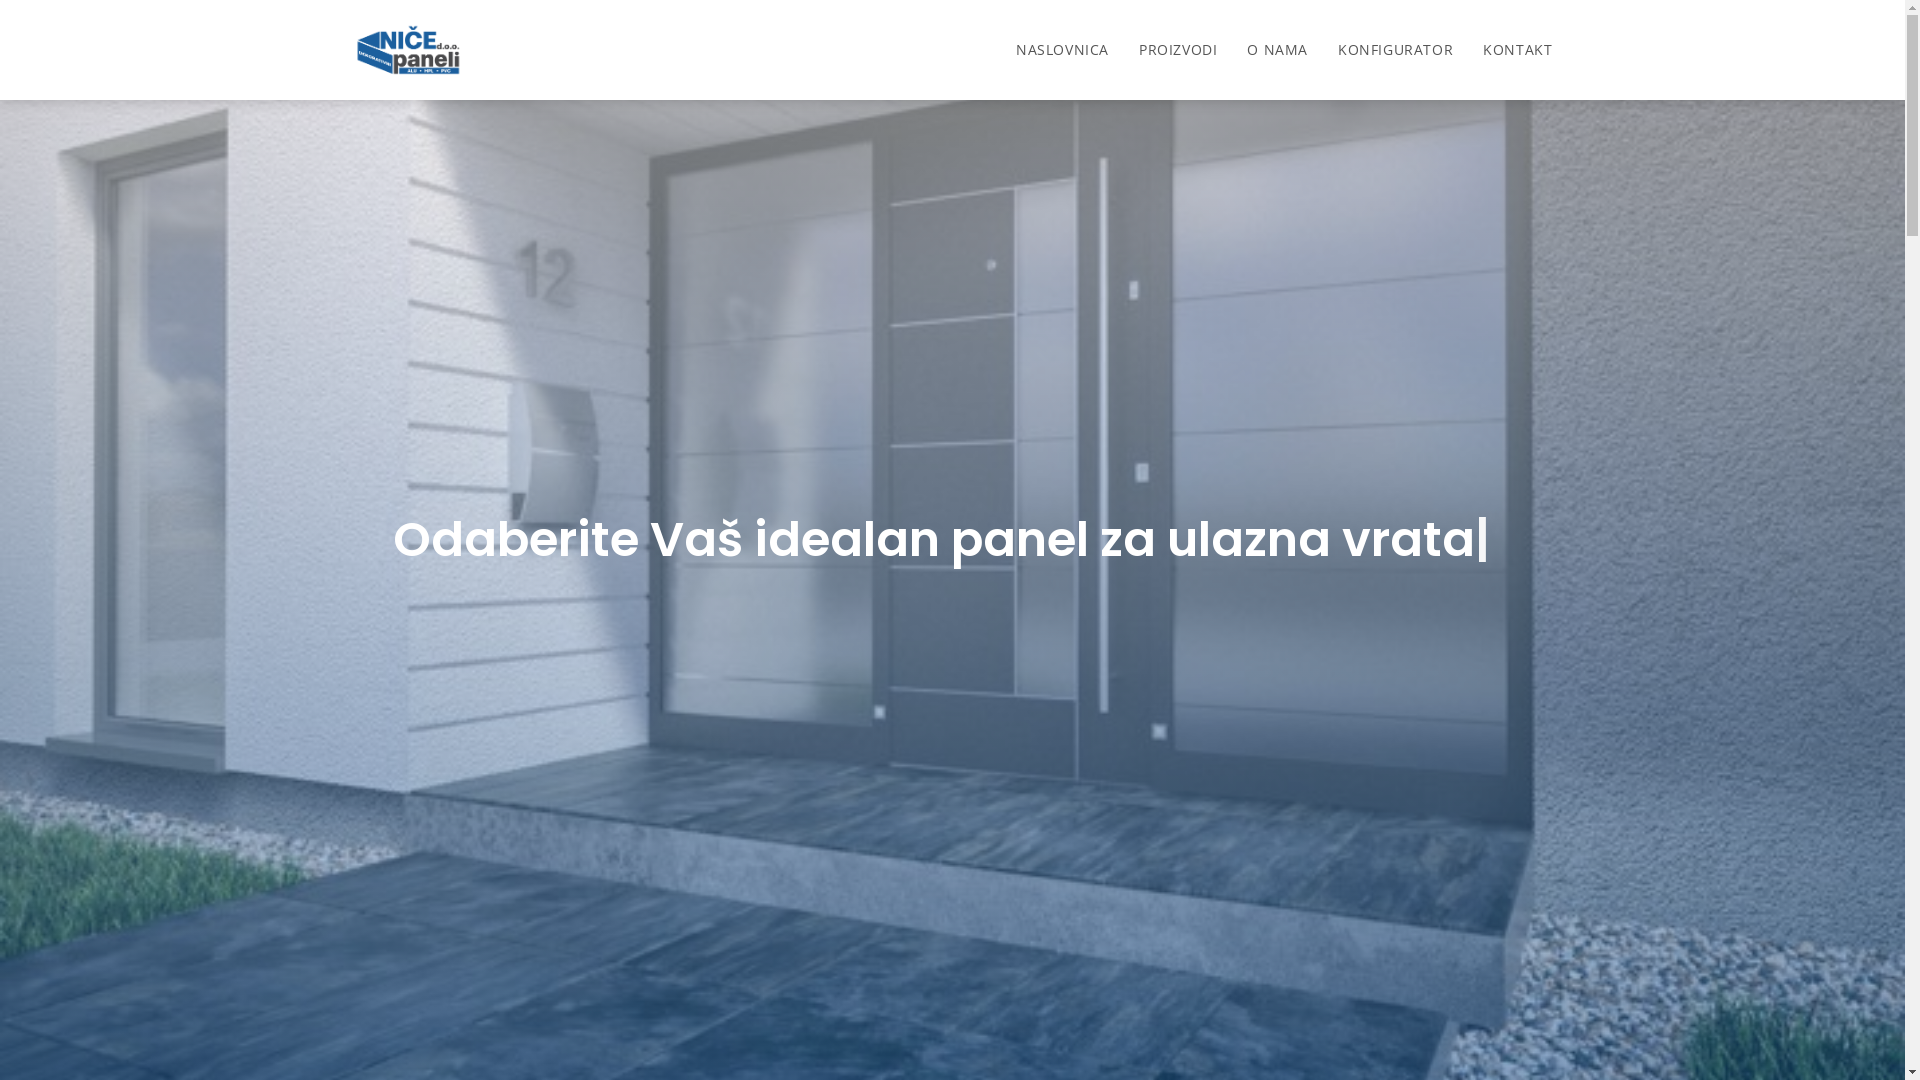 The height and width of the screenshot is (1080, 1920). I want to click on 'NASLOVNICA', so click(1061, 49).